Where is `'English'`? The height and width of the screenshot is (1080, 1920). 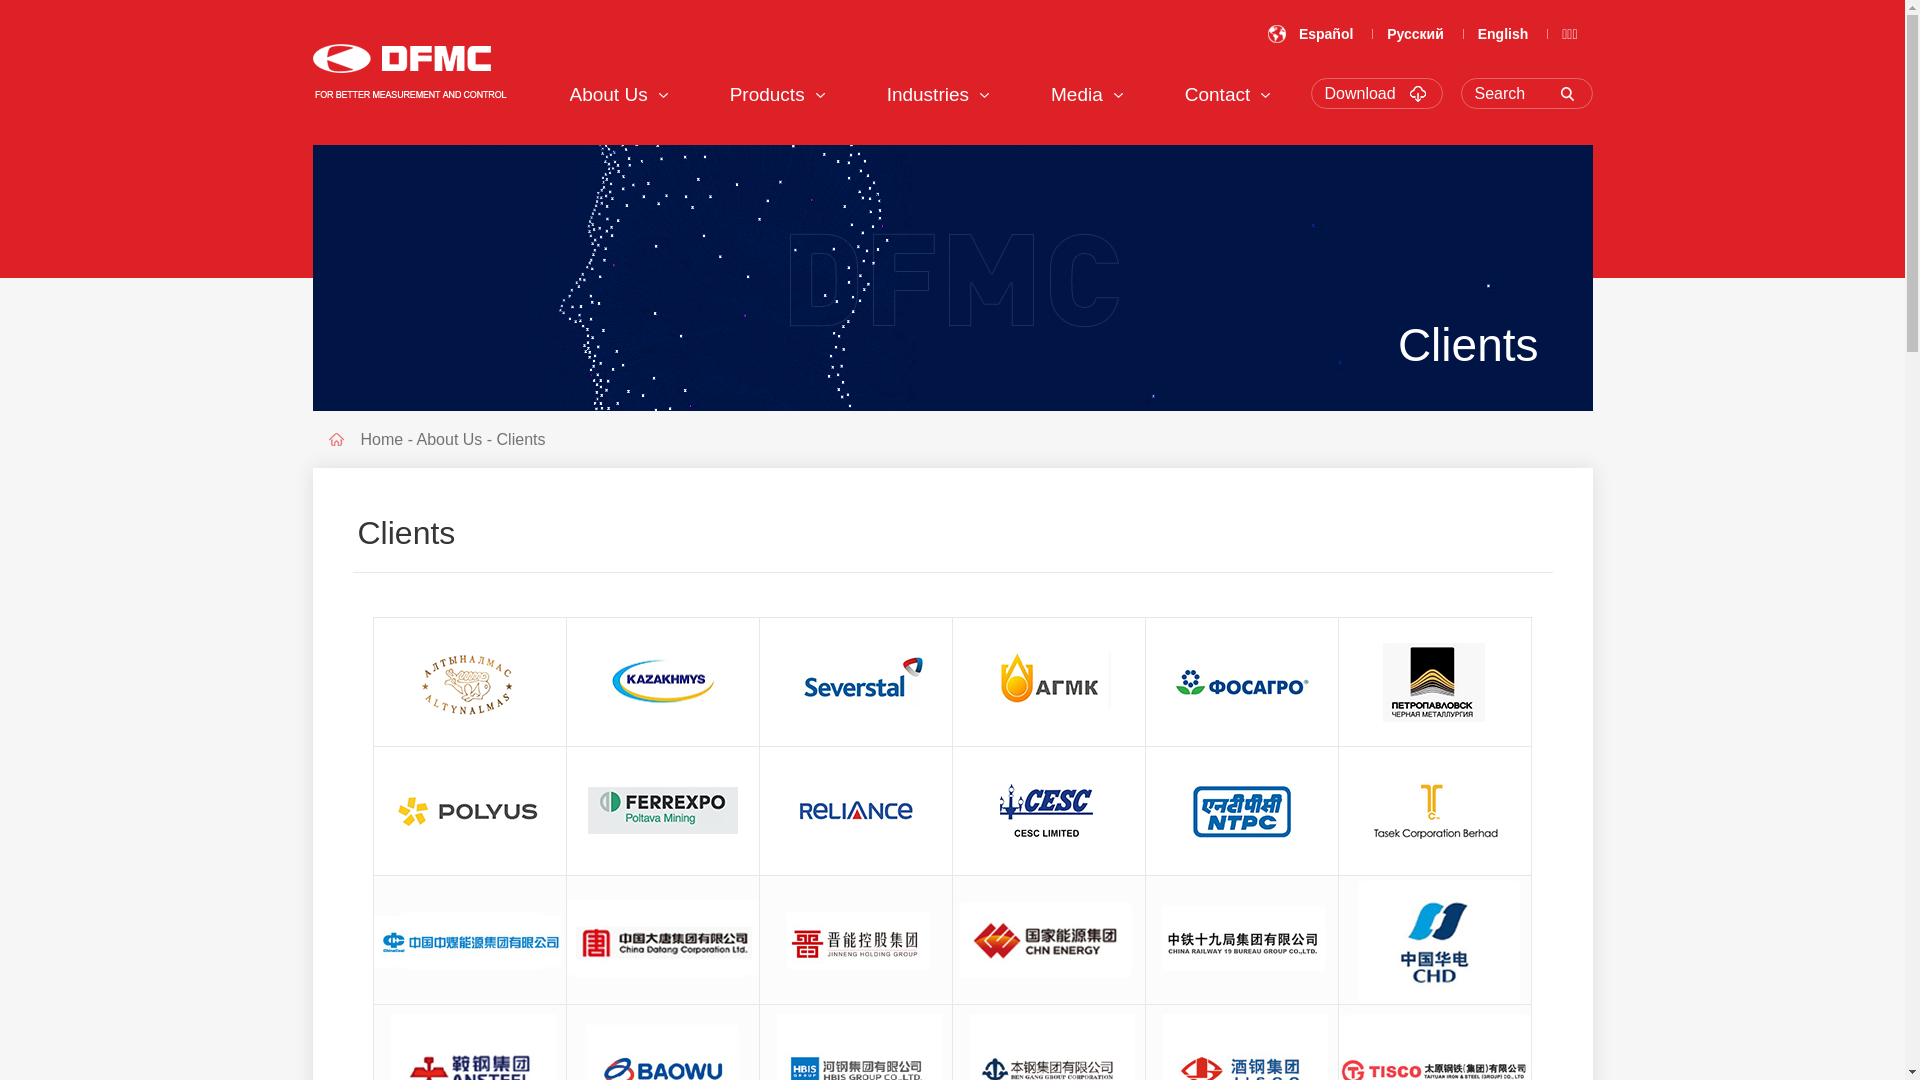 'English' is located at coordinates (1503, 34).